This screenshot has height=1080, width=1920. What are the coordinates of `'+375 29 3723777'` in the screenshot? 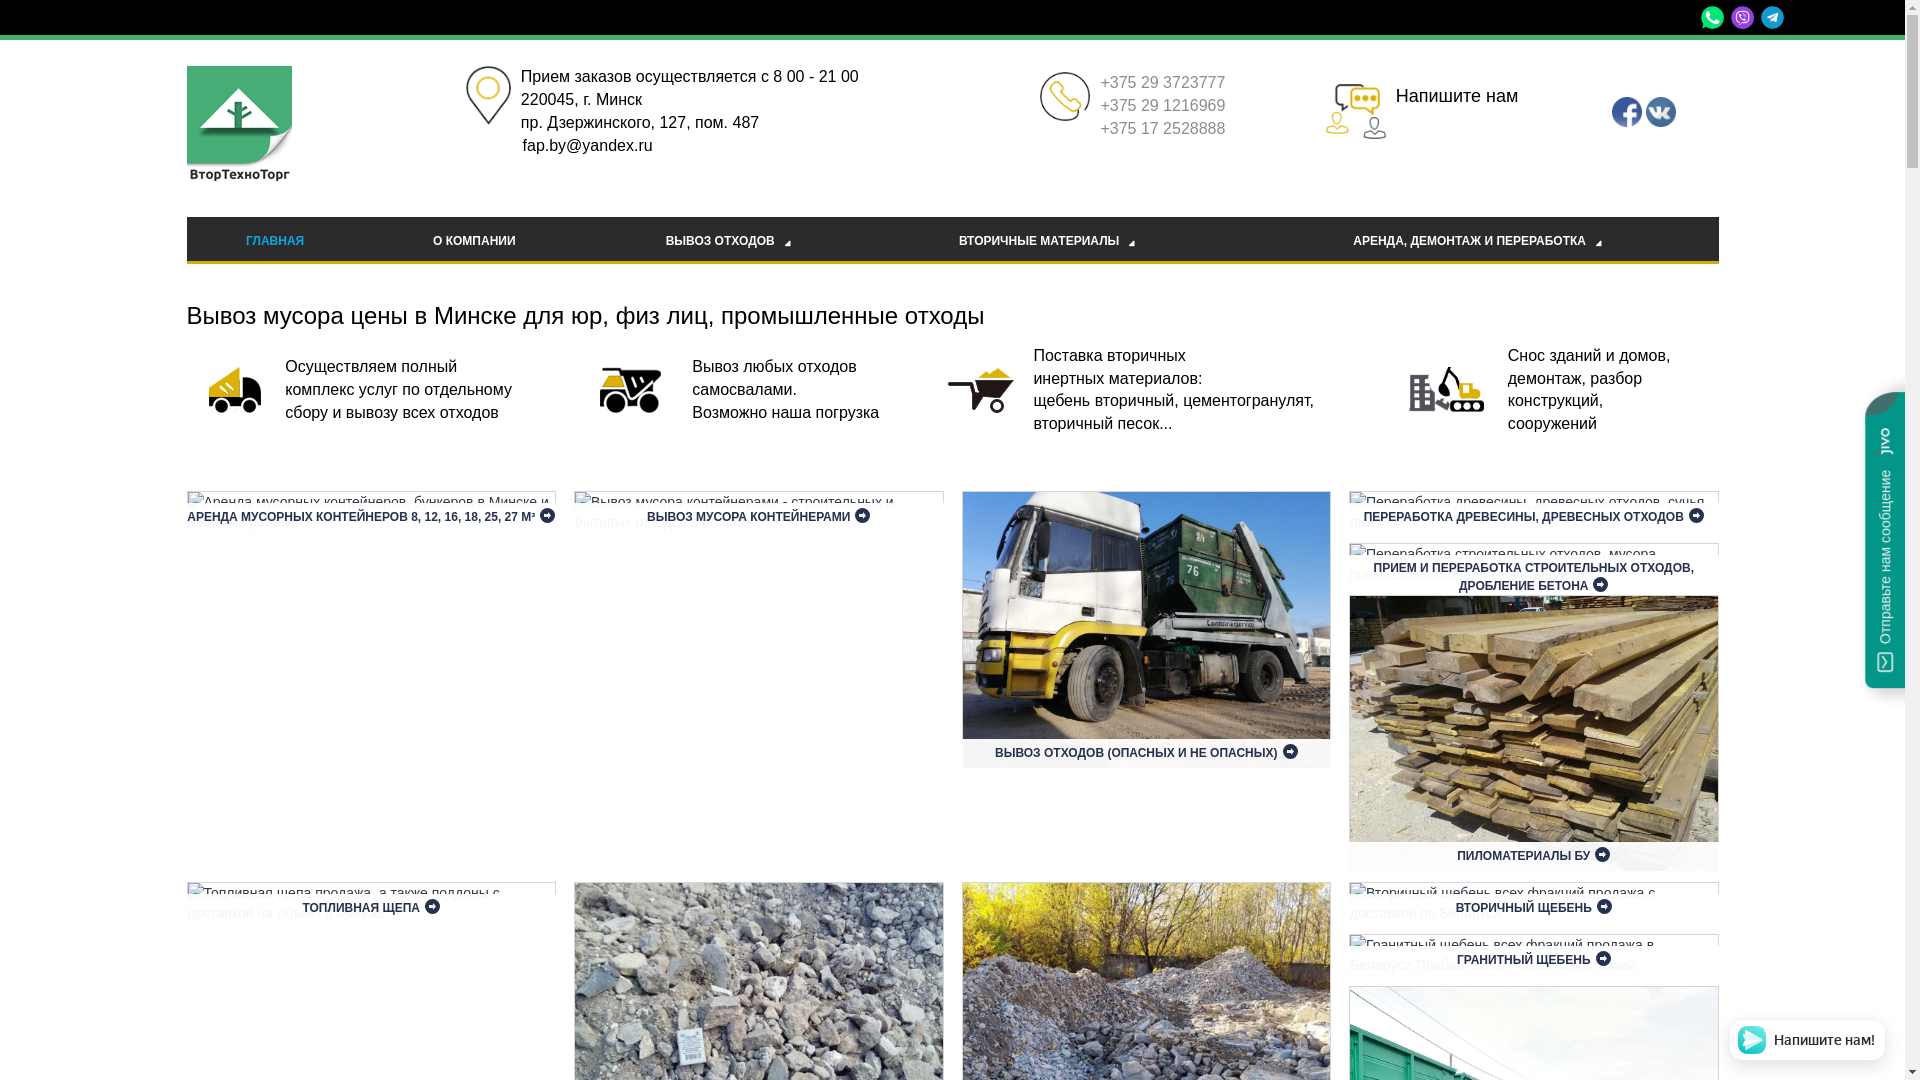 It's located at (1098, 81).